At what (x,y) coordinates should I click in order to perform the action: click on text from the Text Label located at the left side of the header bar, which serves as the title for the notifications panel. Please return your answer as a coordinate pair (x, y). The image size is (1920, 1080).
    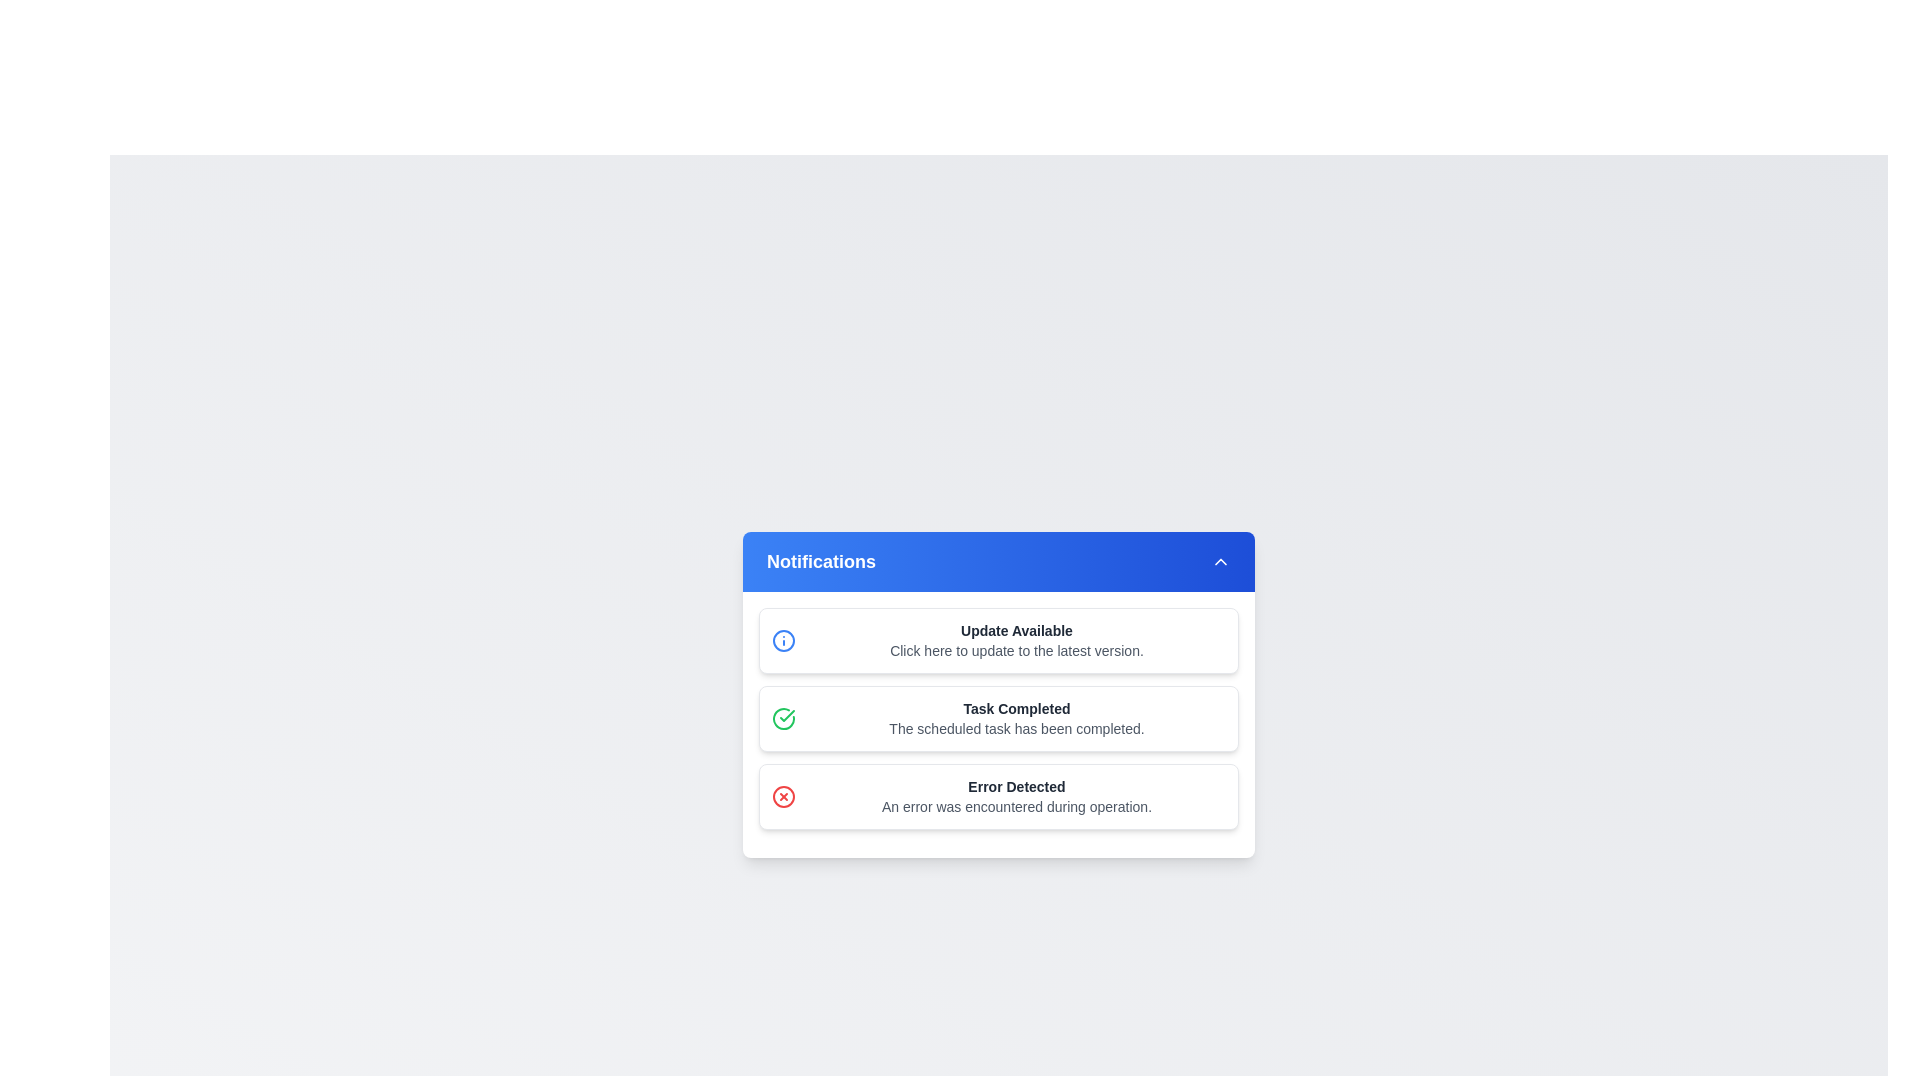
    Looking at the image, I should click on (821, 562).